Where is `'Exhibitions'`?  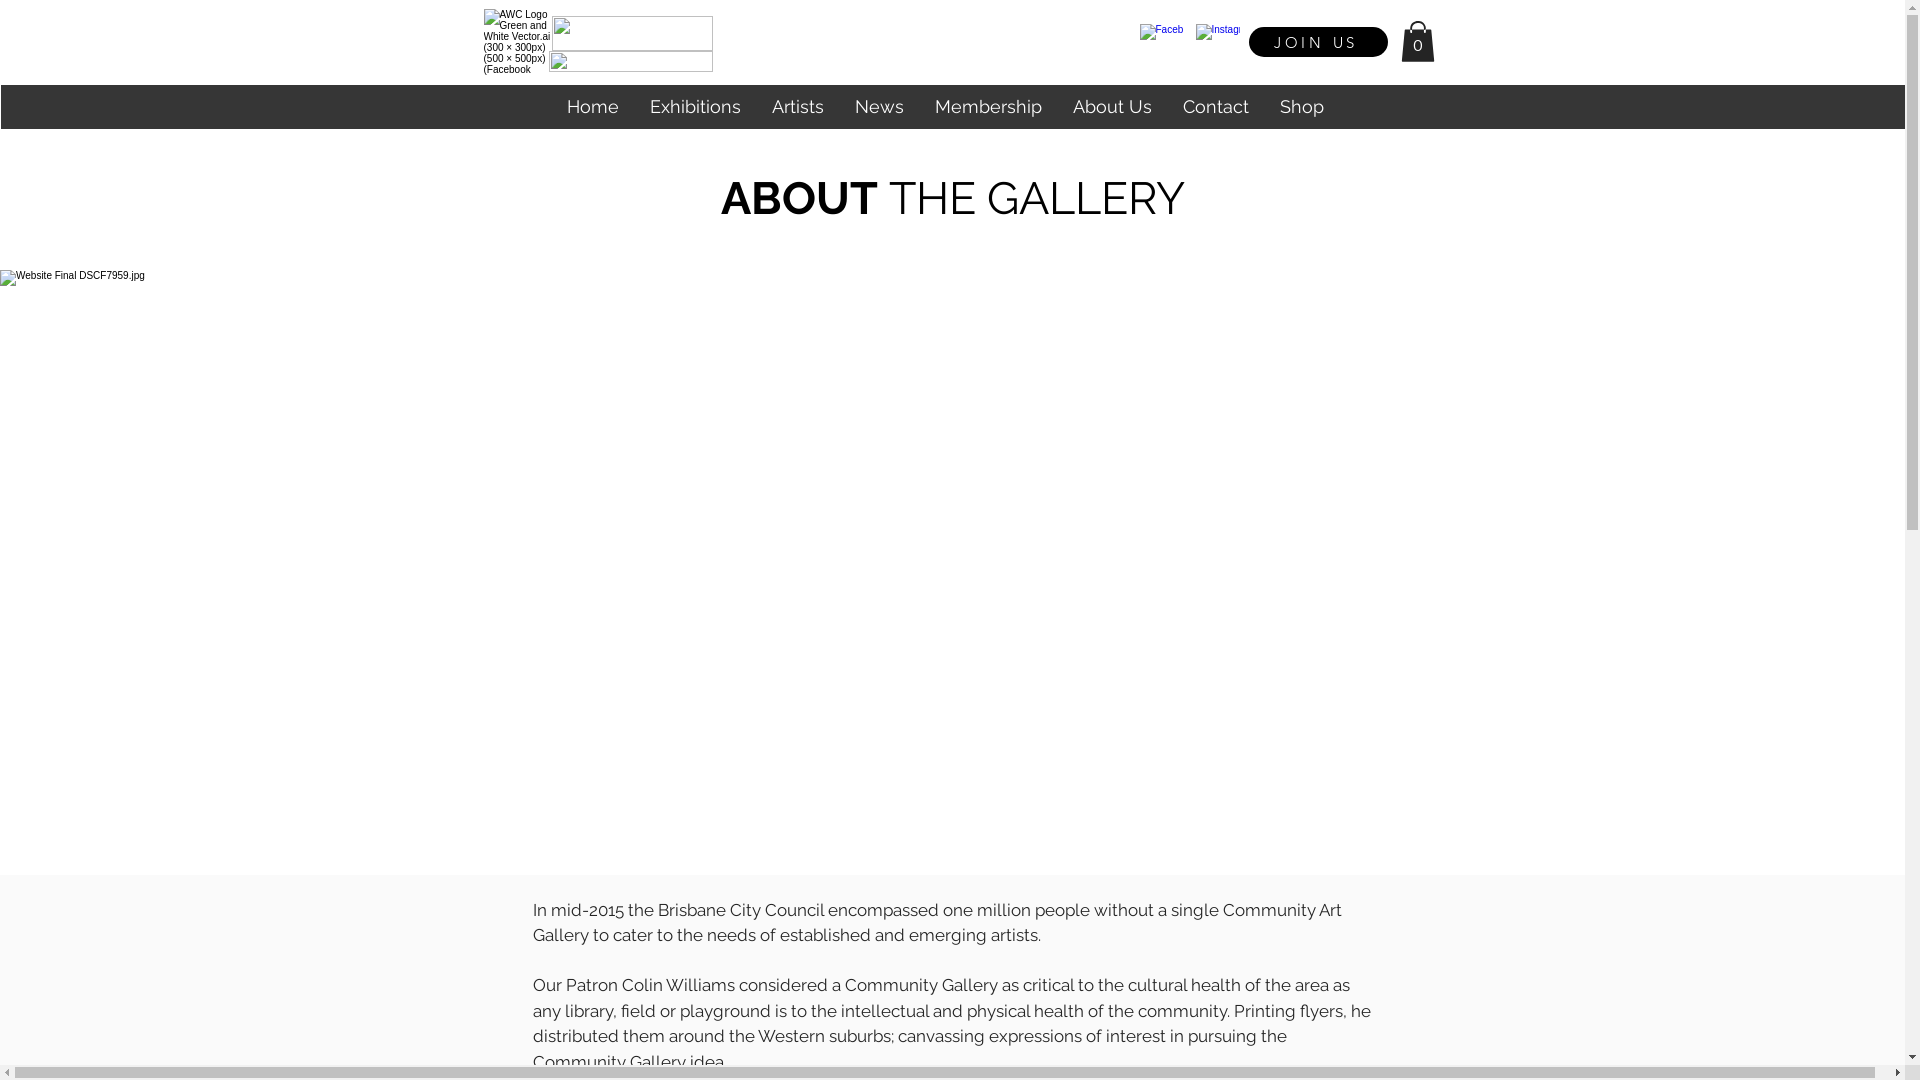
'Exhibitions' is located at coordinates (695, 107).